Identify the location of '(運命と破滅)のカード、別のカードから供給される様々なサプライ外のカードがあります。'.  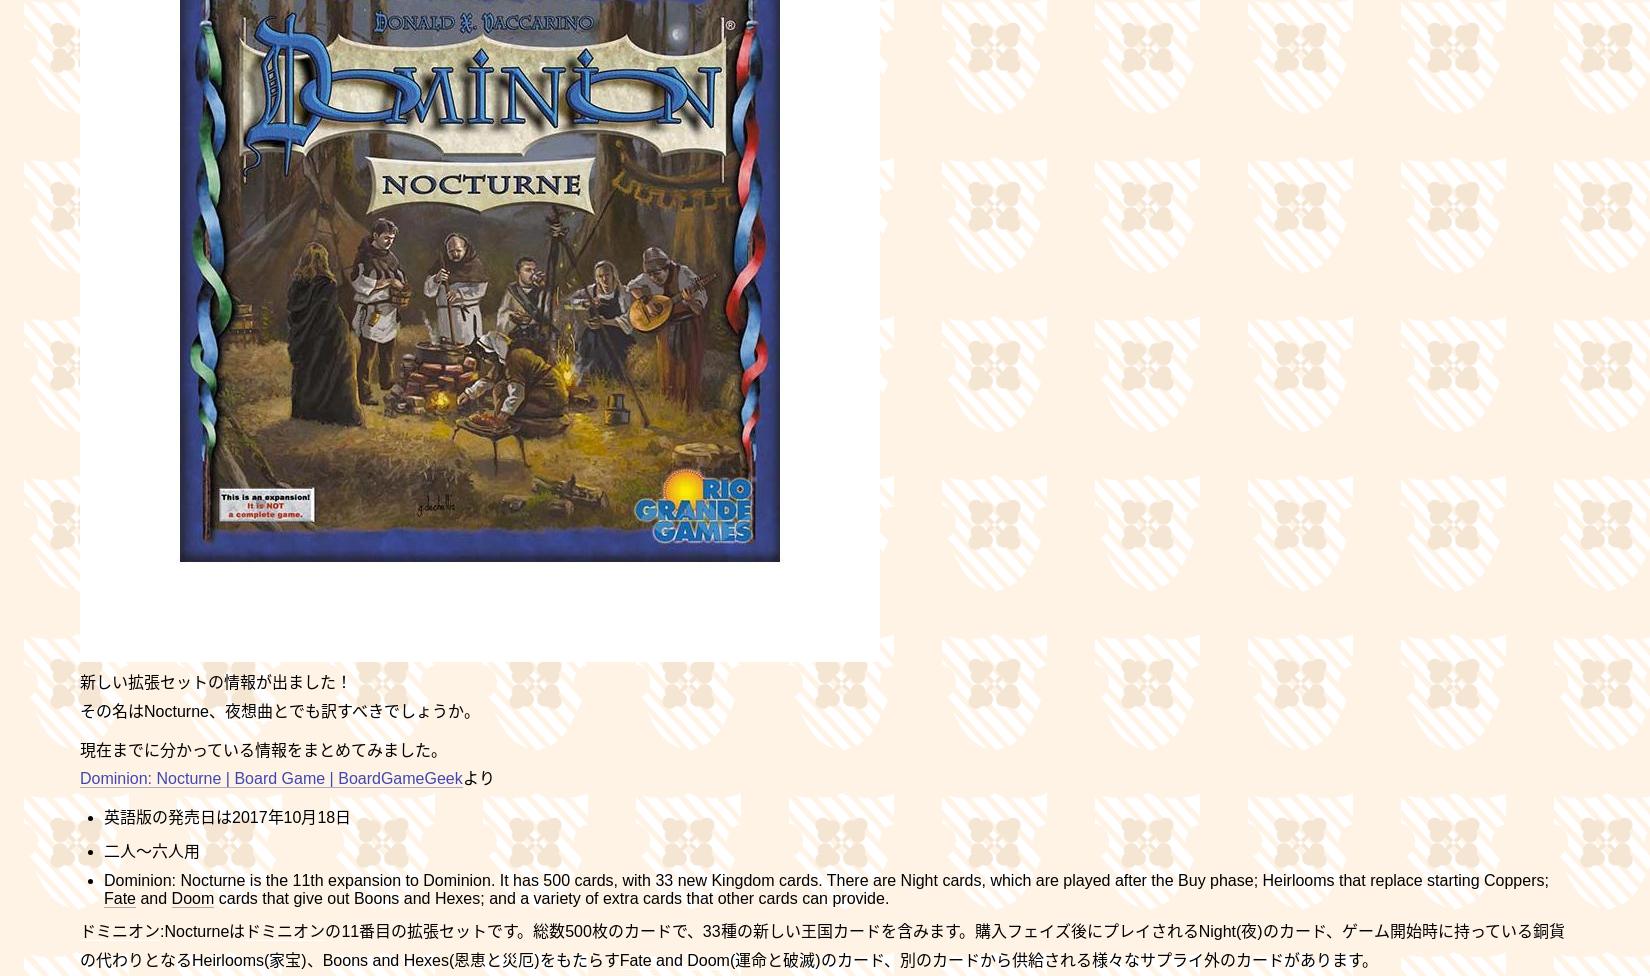
(727, 958).